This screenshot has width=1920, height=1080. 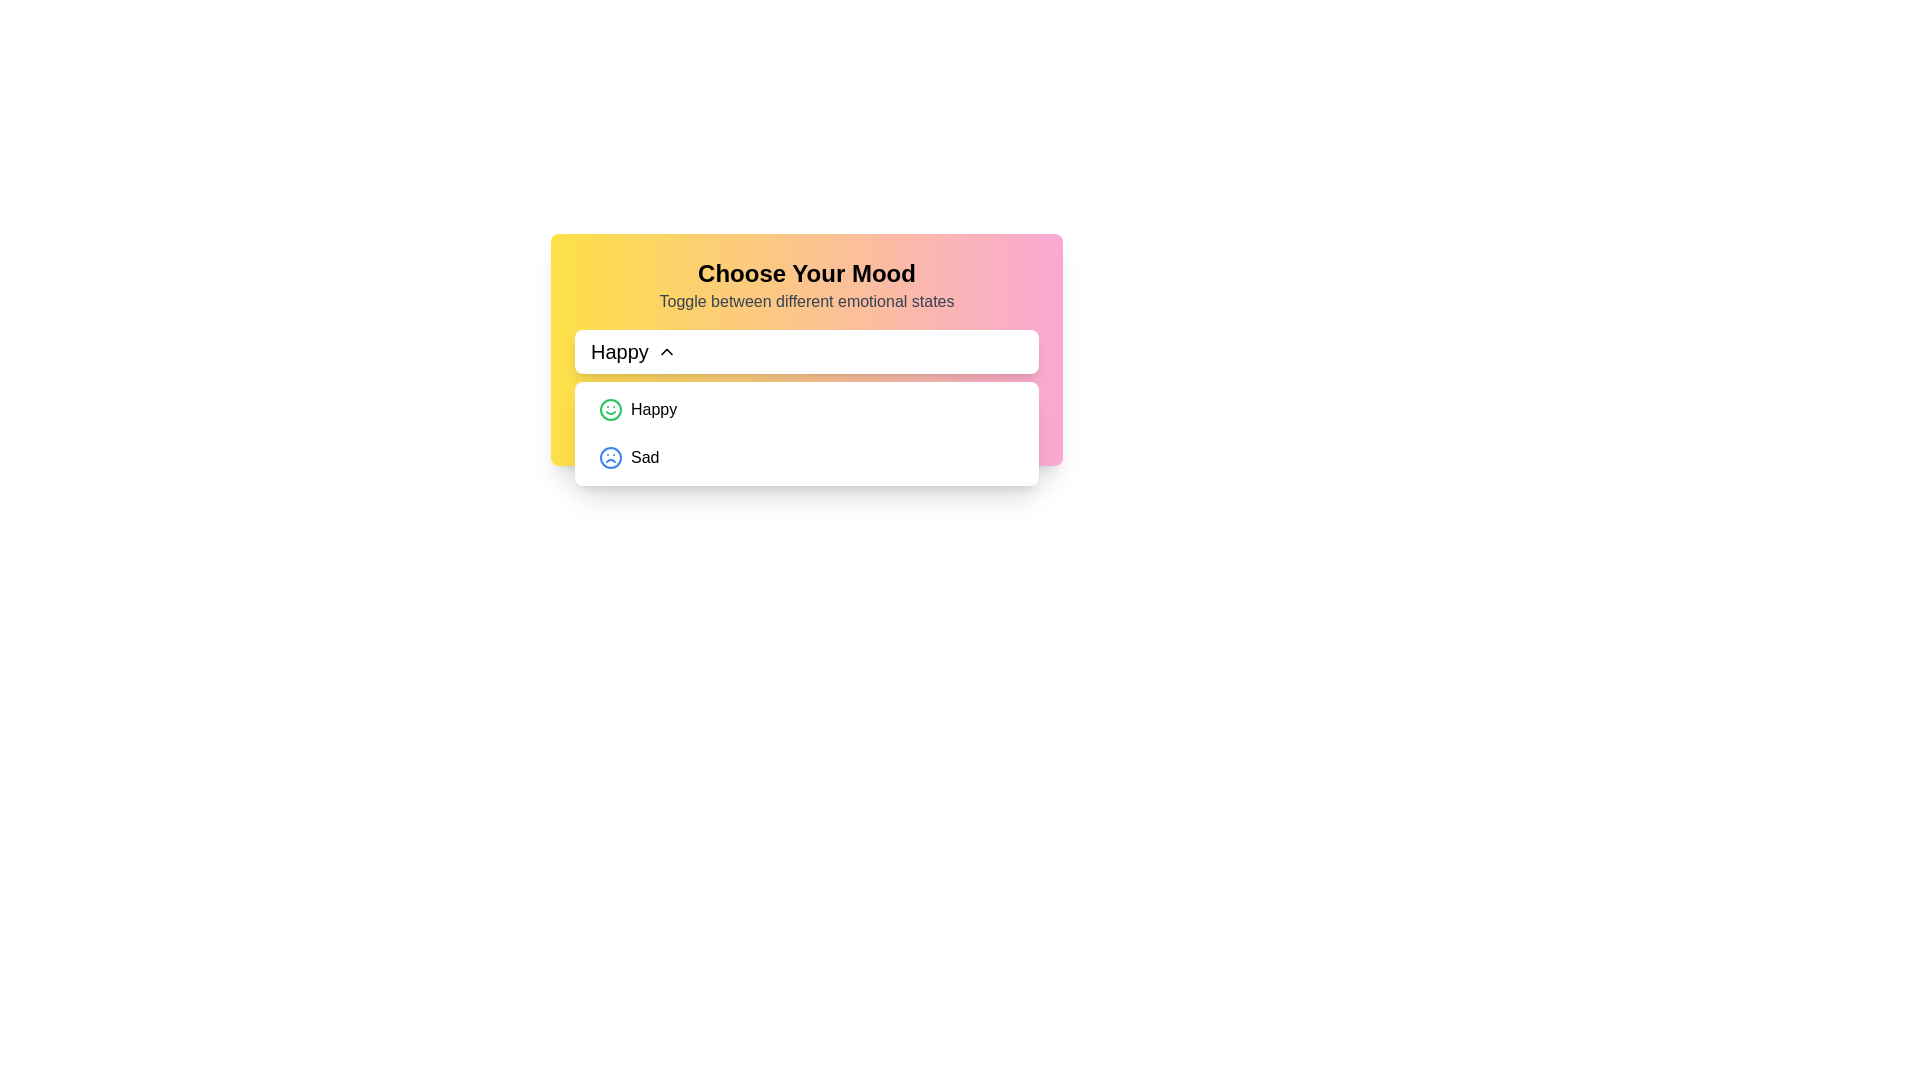 I want to click on the dropdown menu labeled 'Choose Your Mood', so click(x=806, y=349).